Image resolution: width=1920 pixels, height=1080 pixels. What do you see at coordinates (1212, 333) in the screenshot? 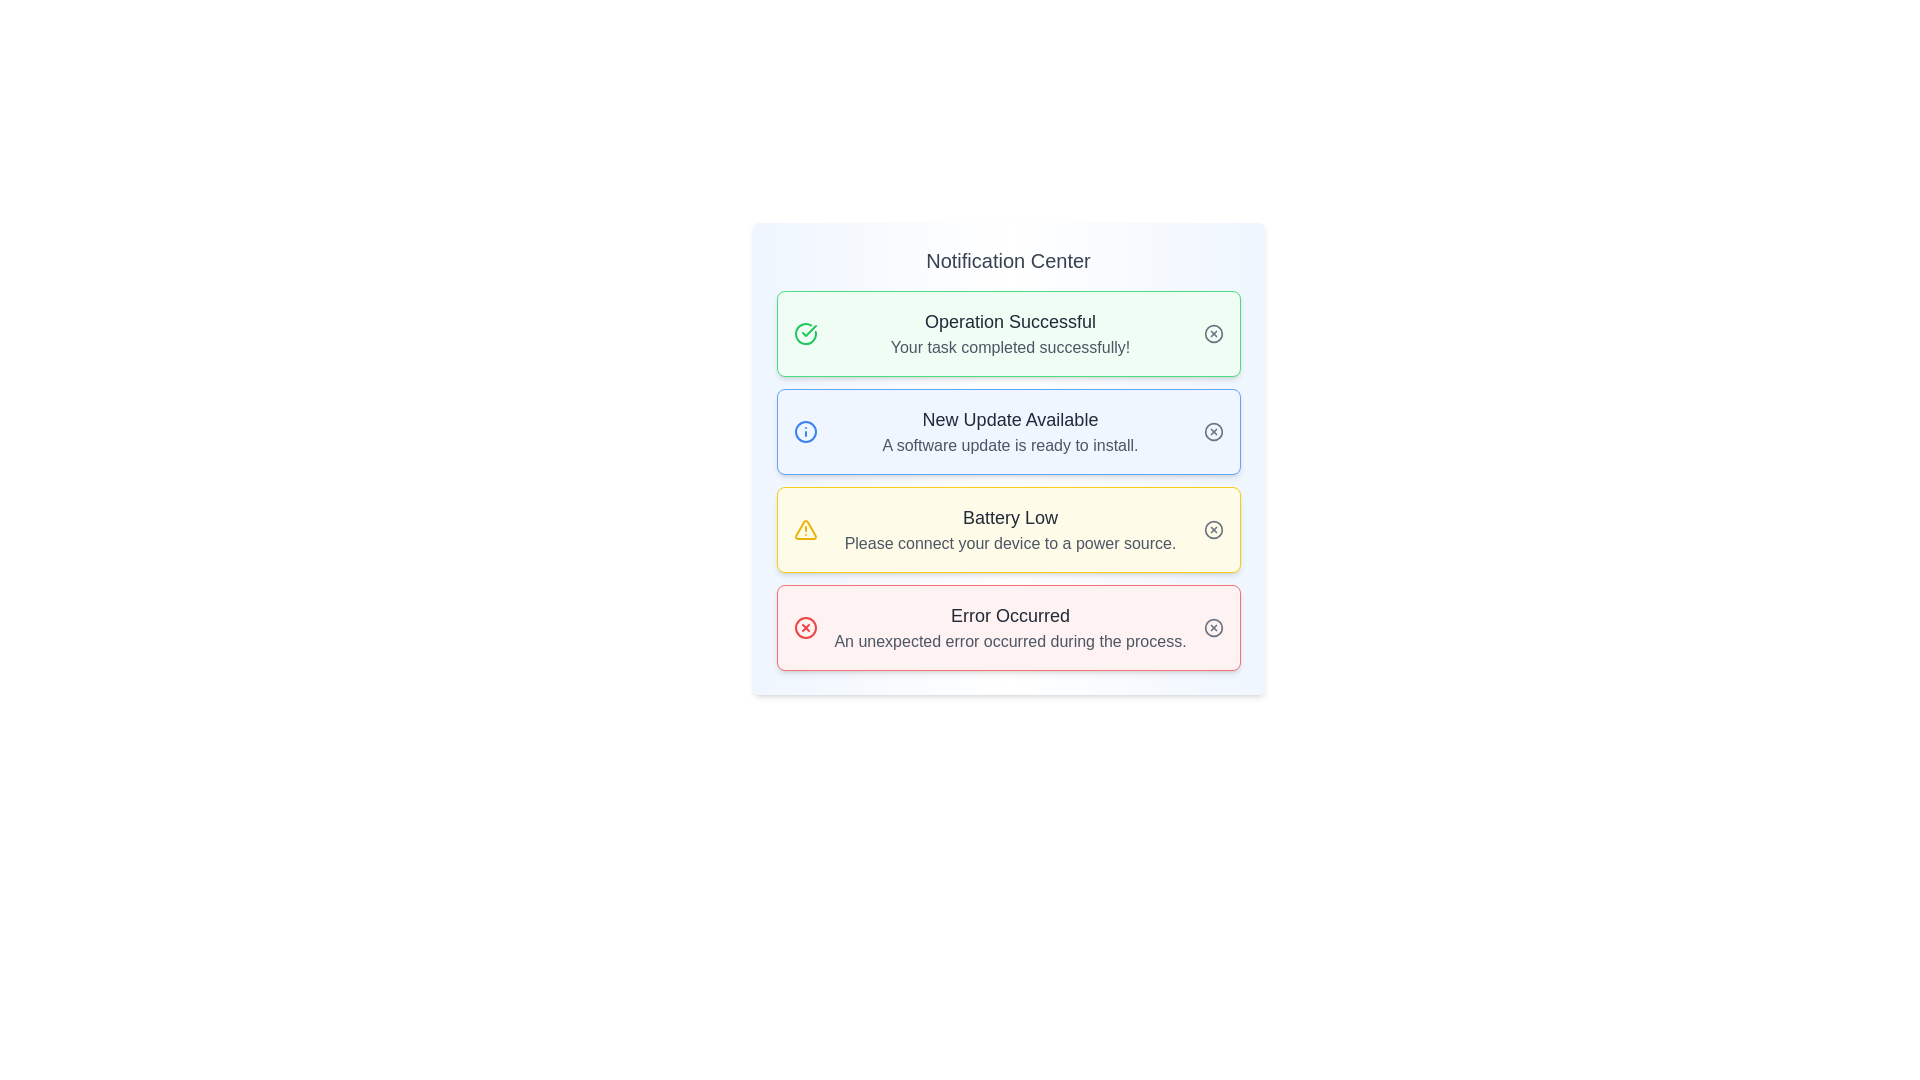
I see `the circular close button located in the top right corner of the green notification block labeled 'Operation Successful'` at bounding box center [1212, 333].